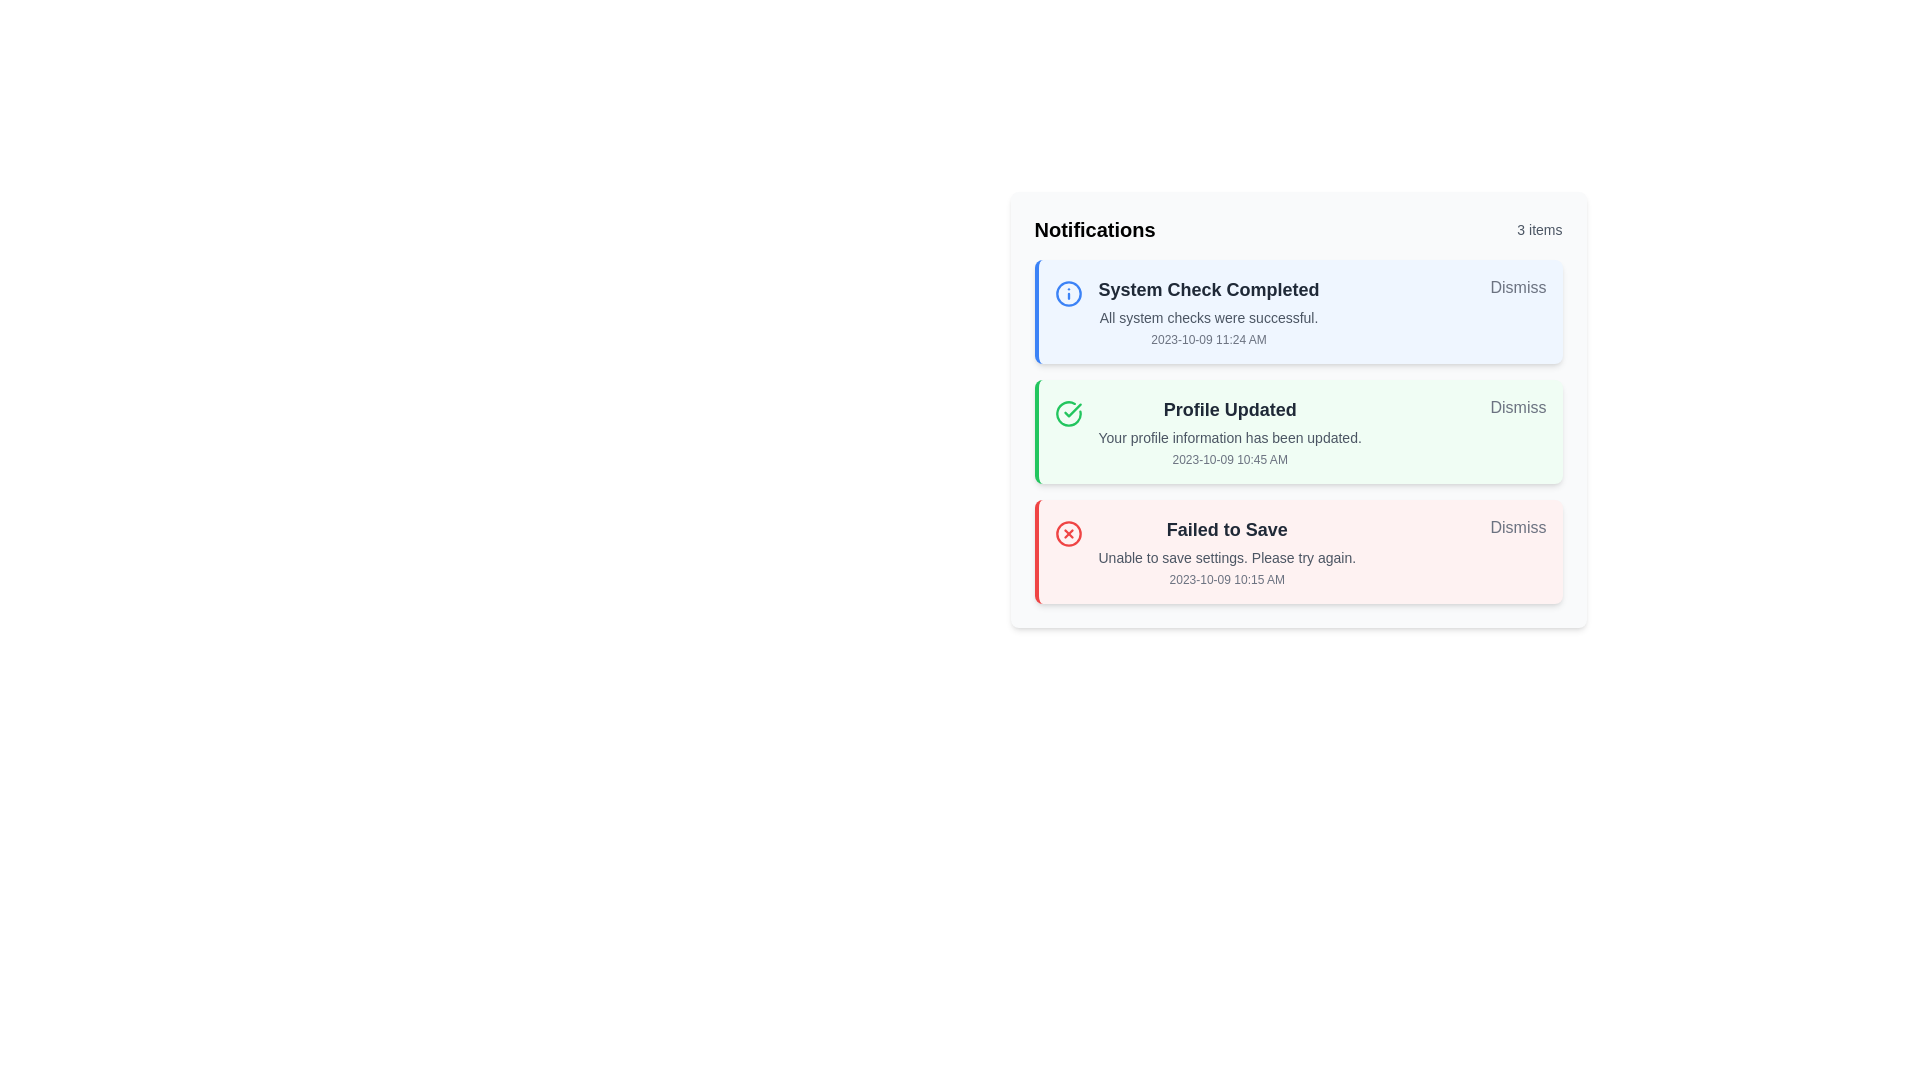 The width and height of the screenshot is (1920, 1080). What do you see at coordinates (1067, 293) in the screenshot?
I see `the informational message icon located in the 'System Check Completed' notification card, positioned to the left of the text content and aligned with the heading text` at bounding box center [1067, 293].